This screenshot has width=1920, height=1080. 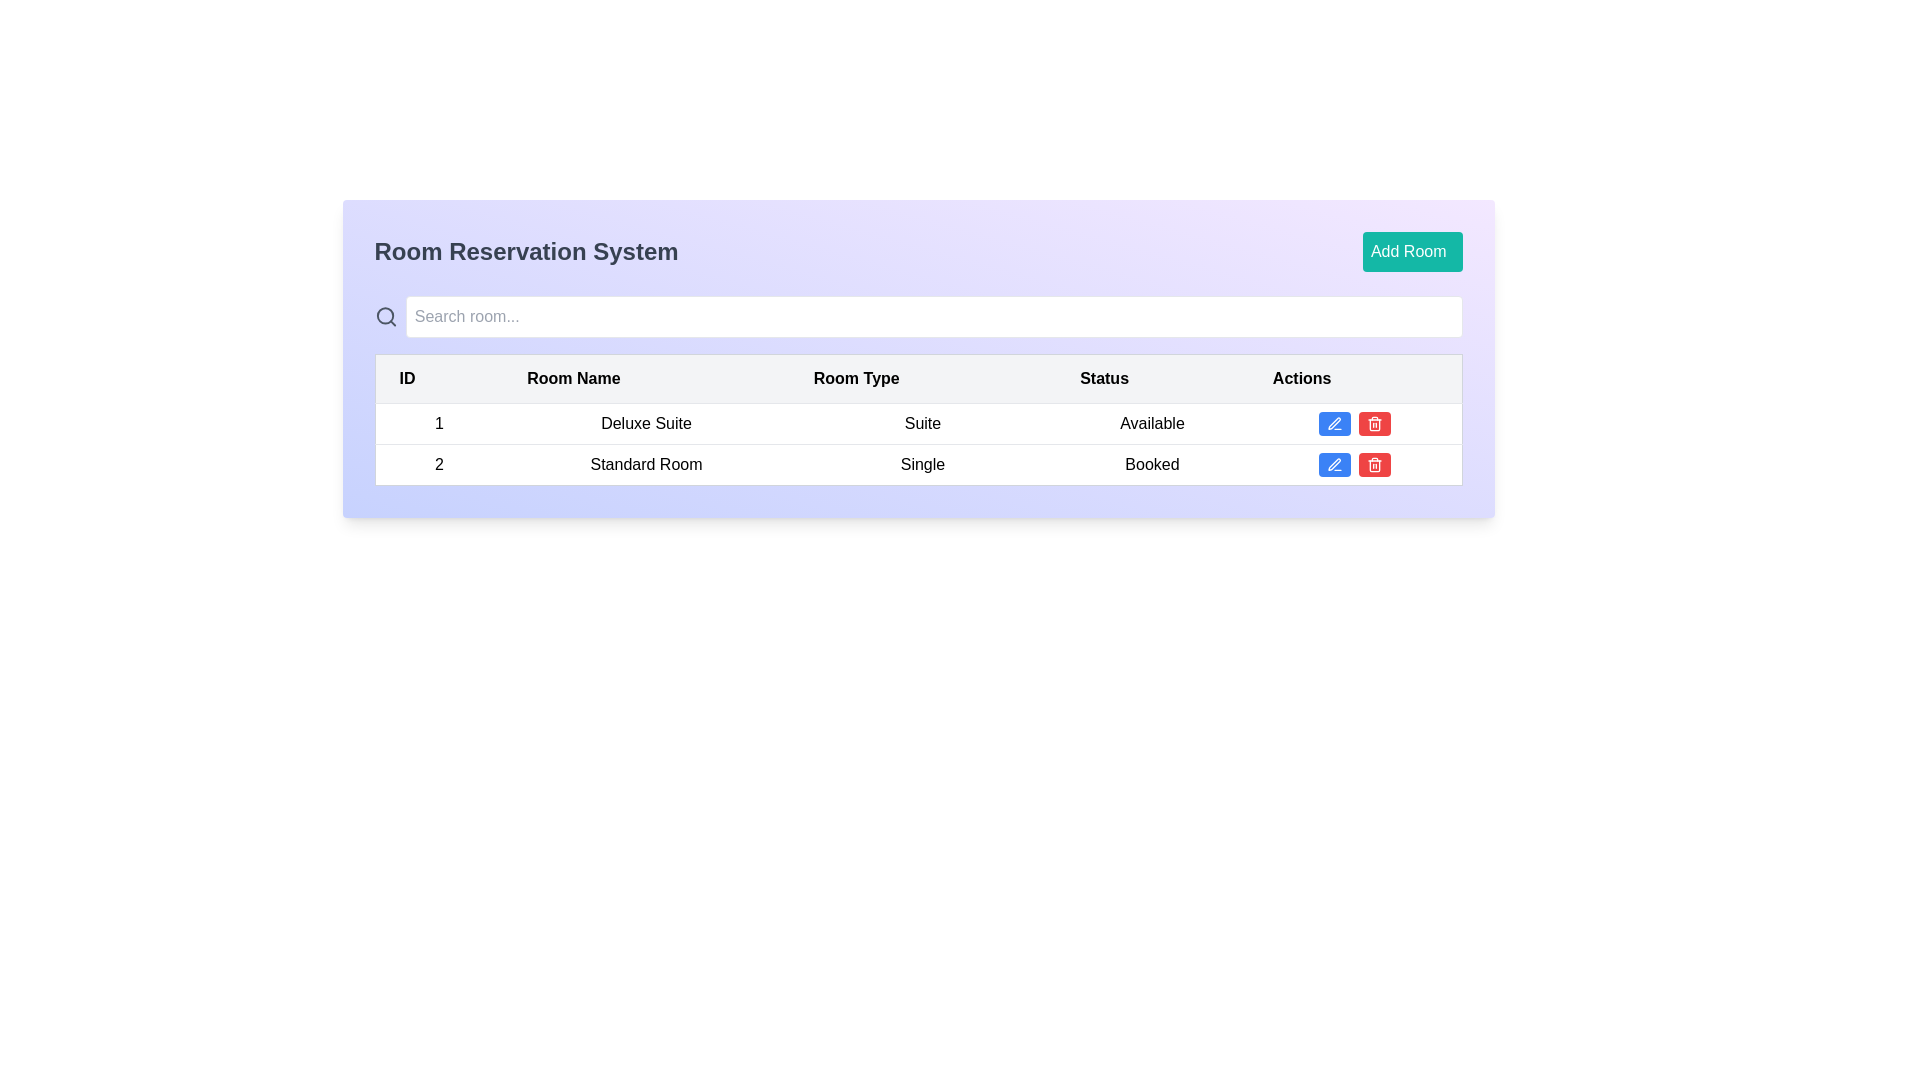 What do you see at coordinates (1374, 423) in the screenshot?
I see `the rounded red button with a trash can icon to observe its hover effects` at bounding box center [1374, 423].